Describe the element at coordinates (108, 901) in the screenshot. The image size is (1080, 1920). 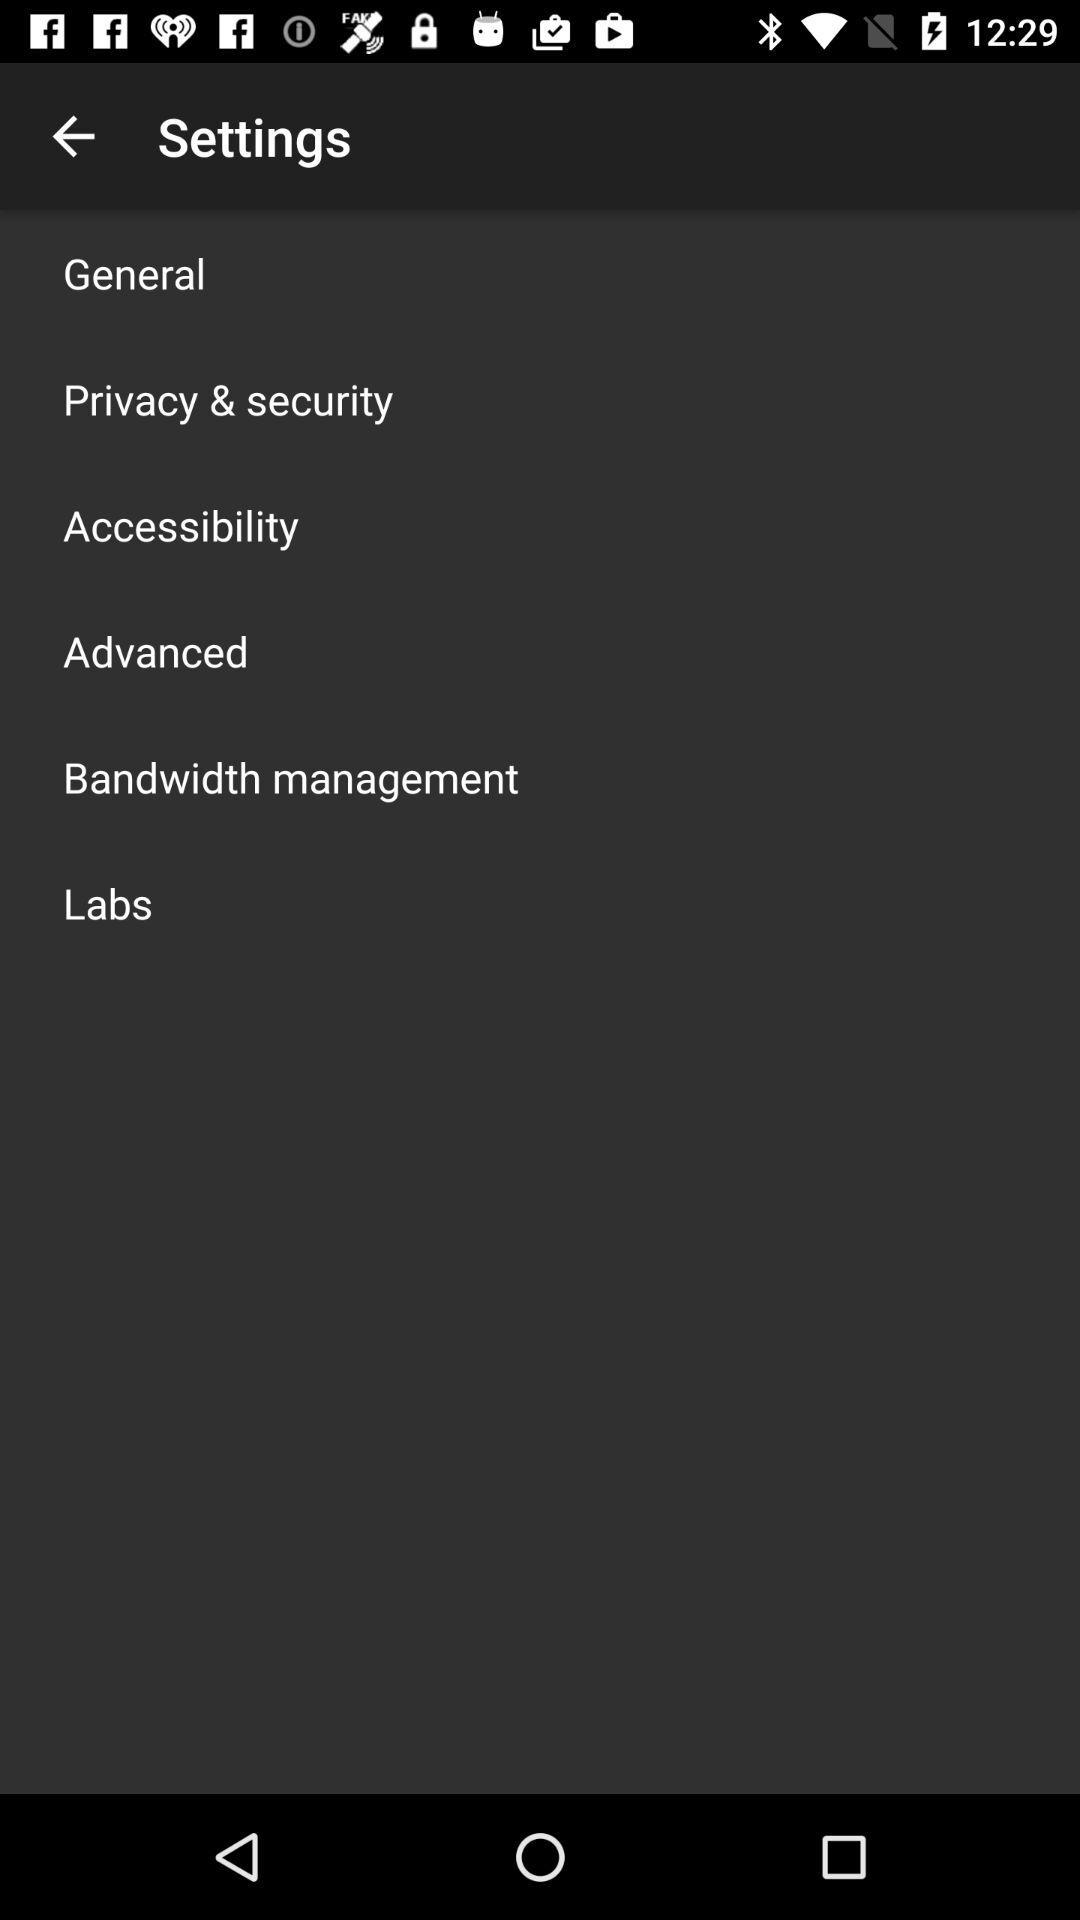
I see `the app below bandwidth management` at that location.